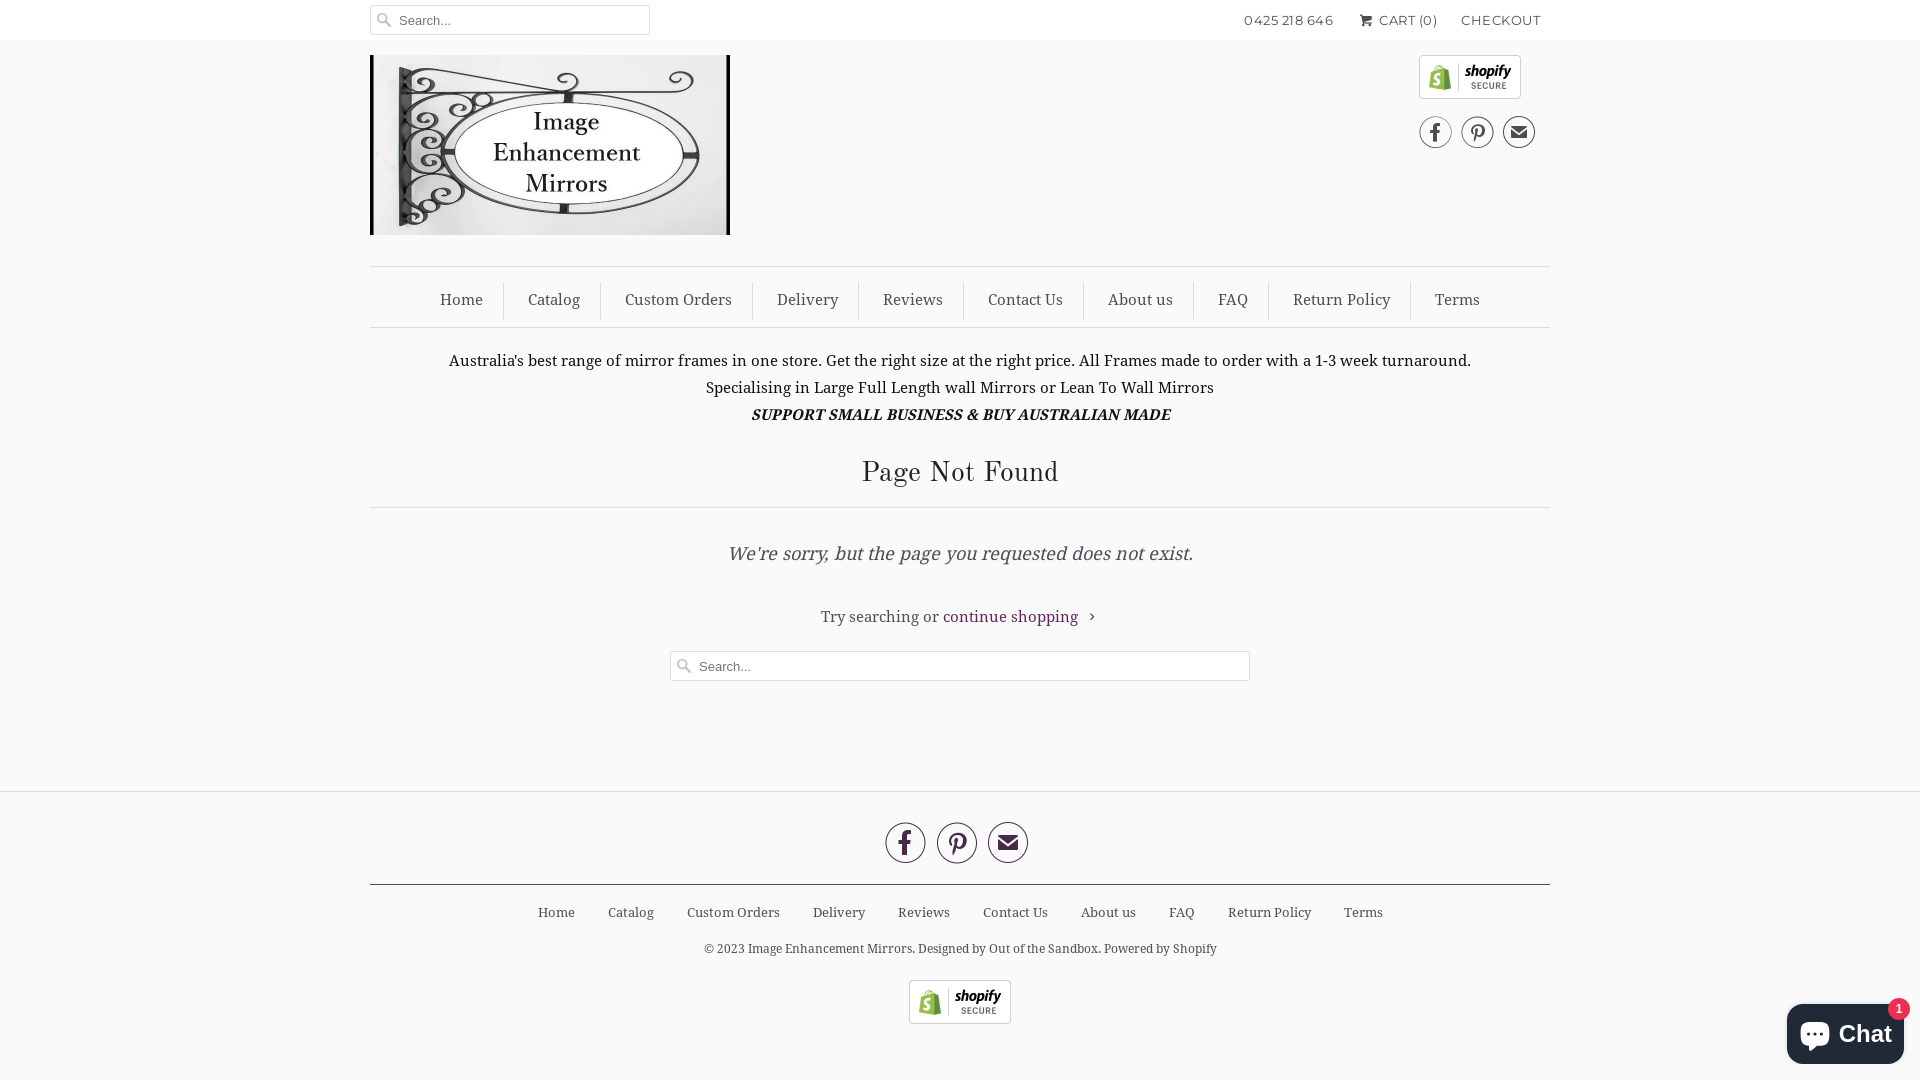 The height and width of the screenshot is (1080, 1920). Describe the element at coordinates (1288, 19) in the screenshot. I see `'0425 218 646'` at that location.